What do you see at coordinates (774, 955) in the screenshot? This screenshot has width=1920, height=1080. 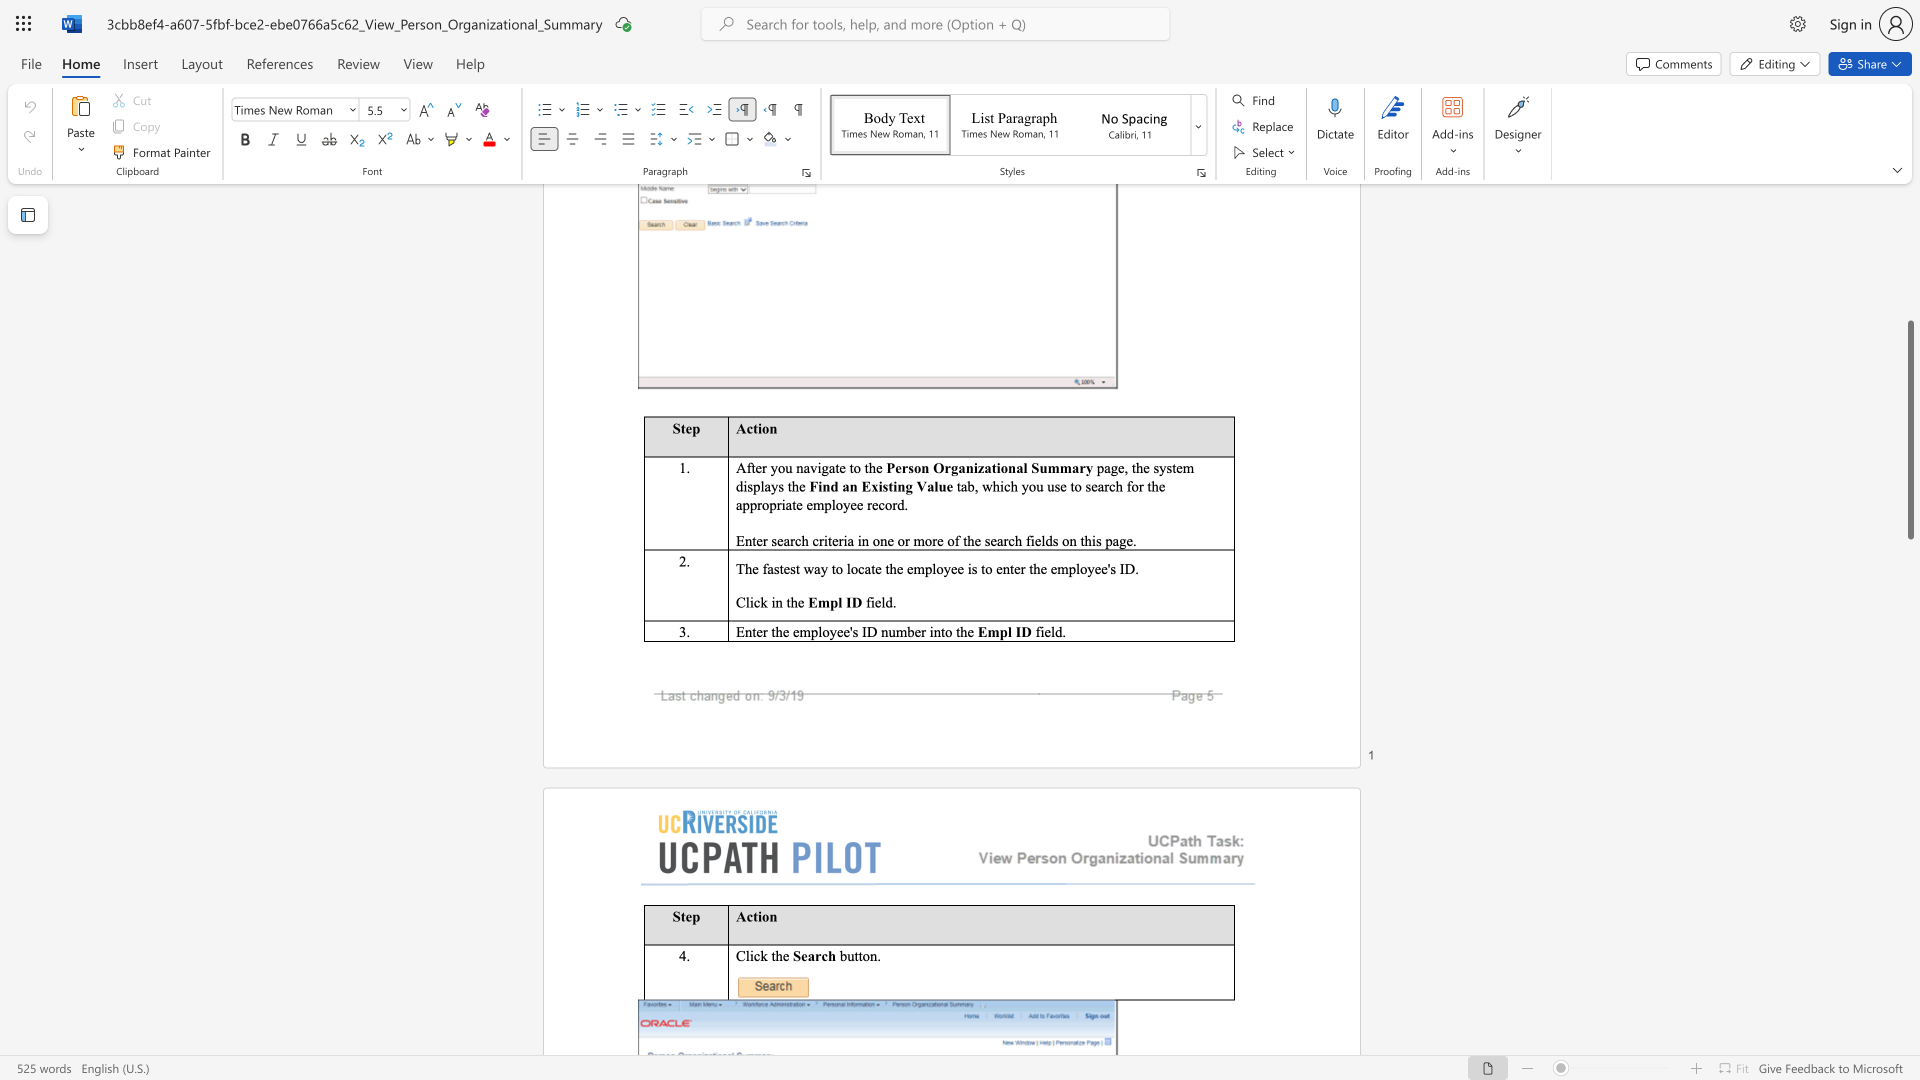 I see `the subset text "he" within the text "Click the"` at bounding box center [774, 955].